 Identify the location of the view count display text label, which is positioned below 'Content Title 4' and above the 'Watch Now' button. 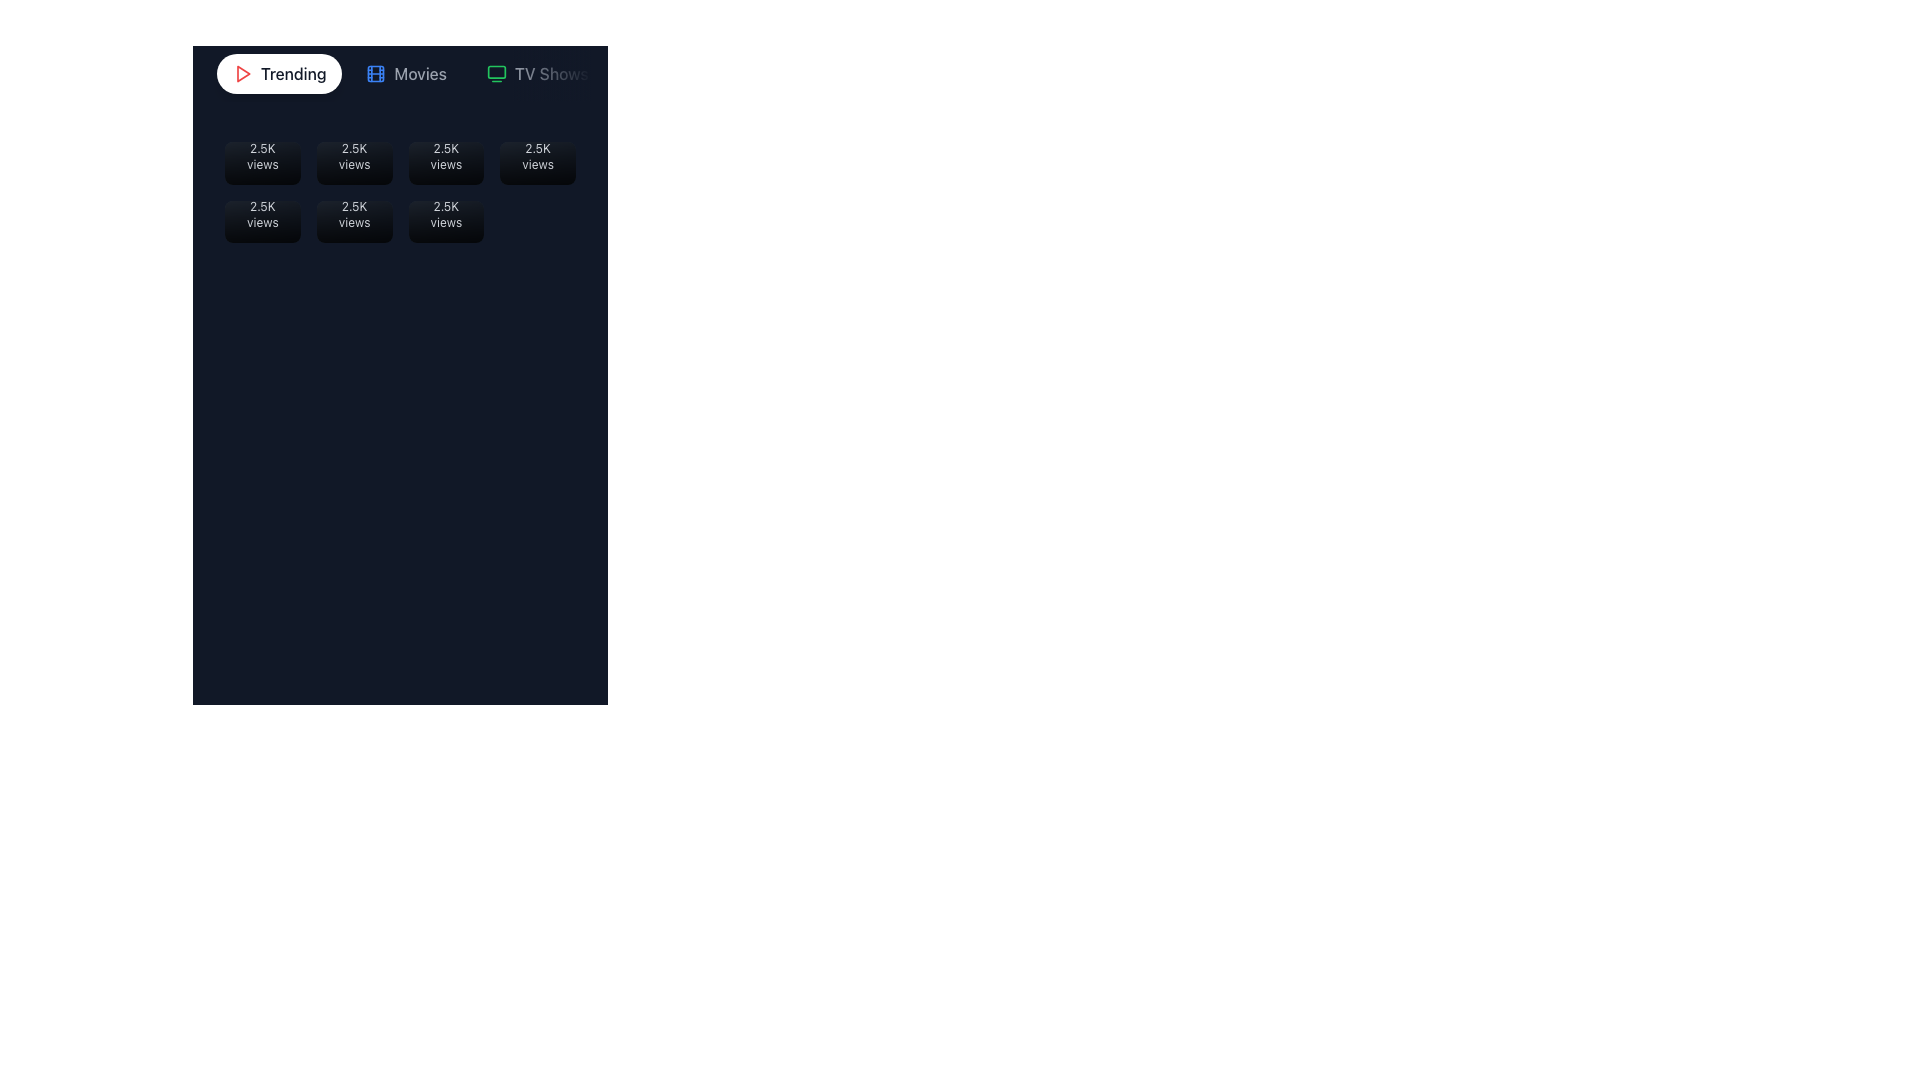
(538, 145).